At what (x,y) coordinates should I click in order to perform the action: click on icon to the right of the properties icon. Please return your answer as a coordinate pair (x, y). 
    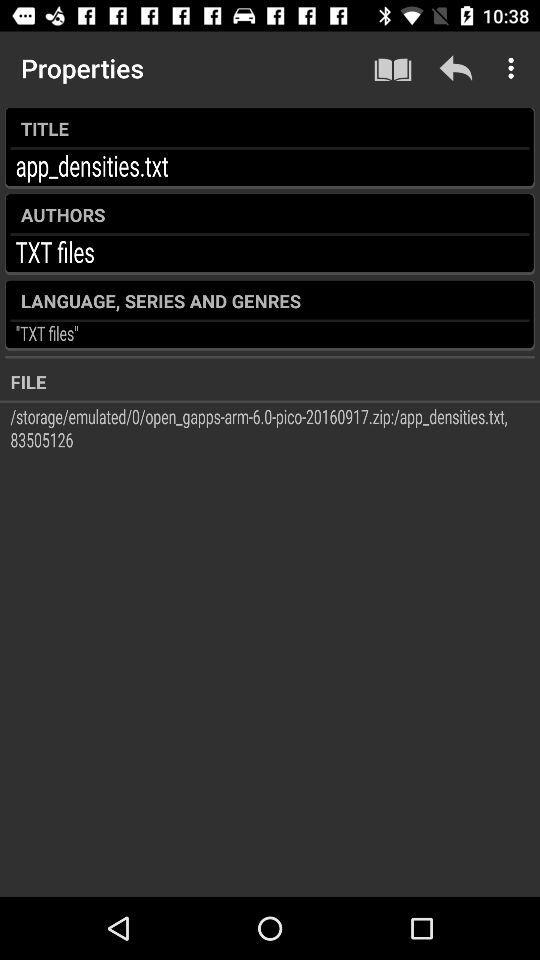
    Looking at the image, I should click on (393, 68).